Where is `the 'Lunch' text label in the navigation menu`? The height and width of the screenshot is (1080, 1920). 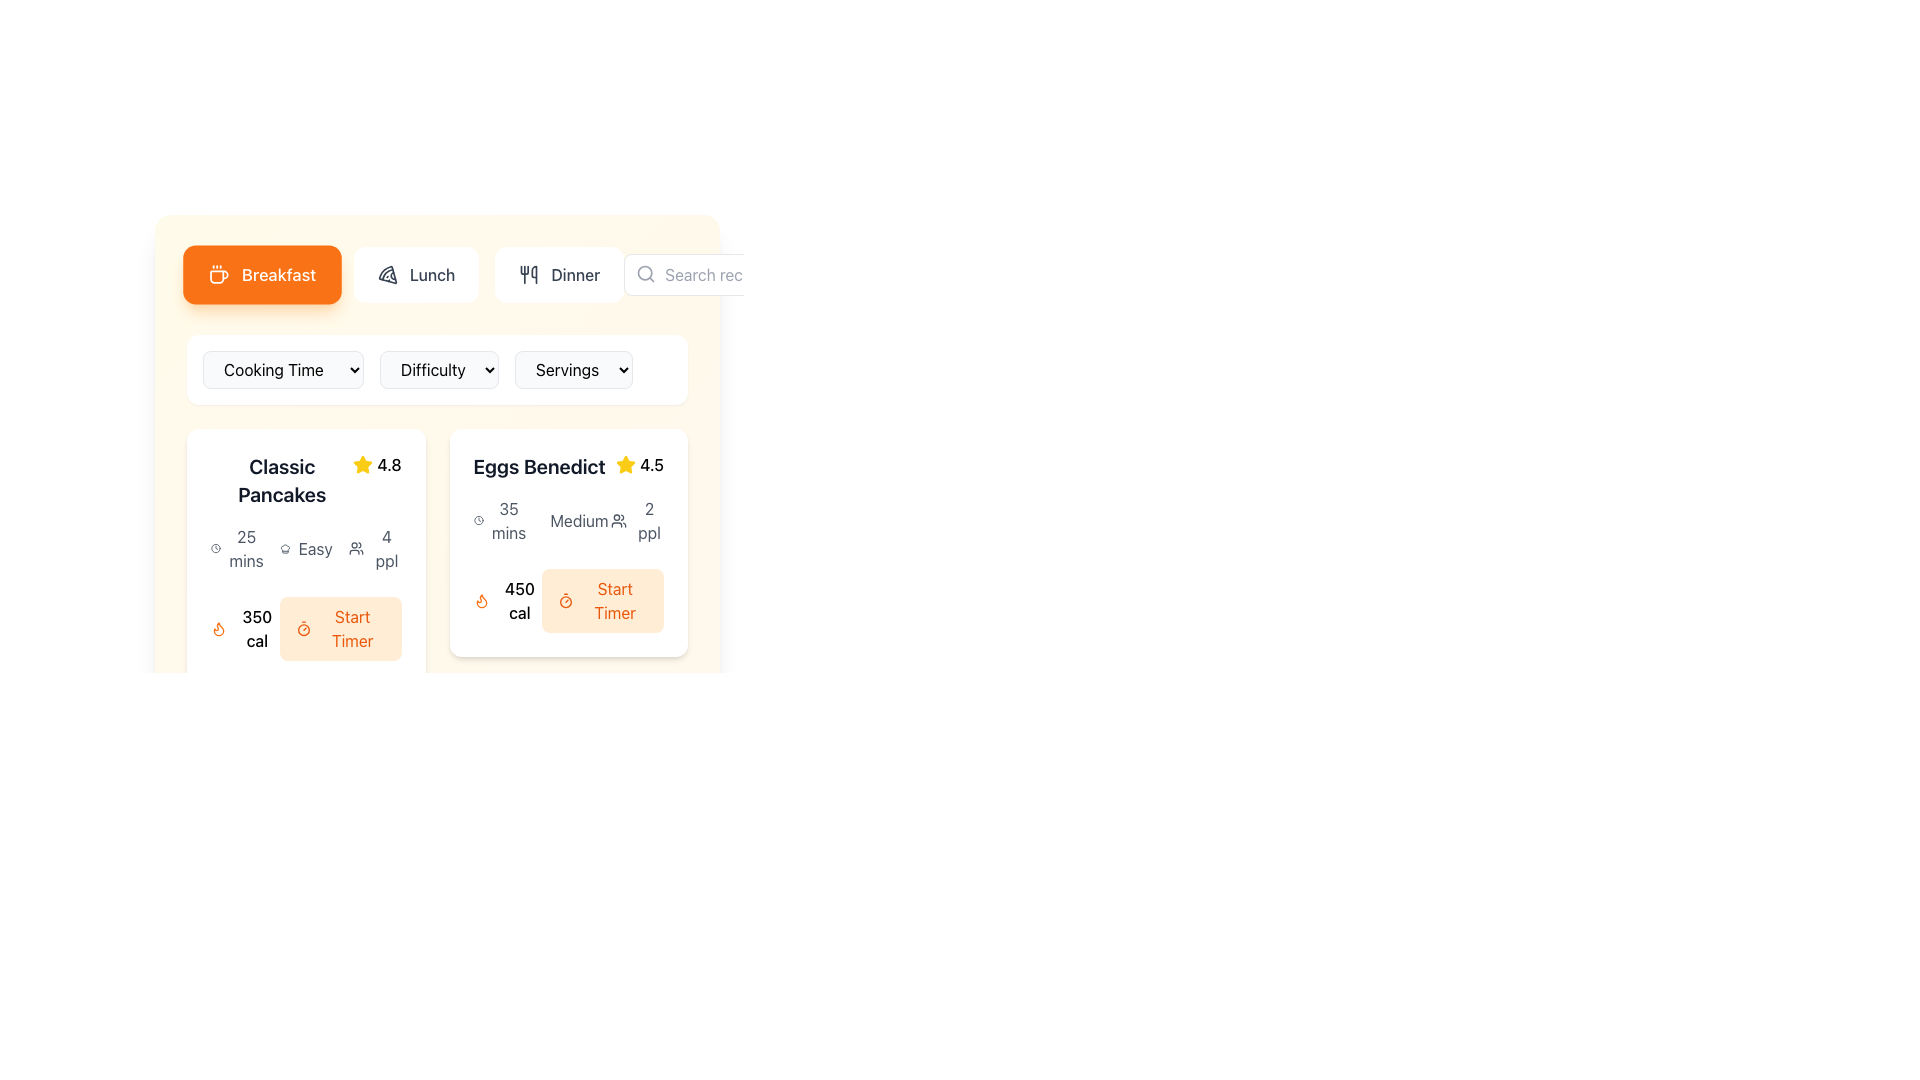
the 'Lunch' text label in the navigation menu is located at coordinates (431, 274).